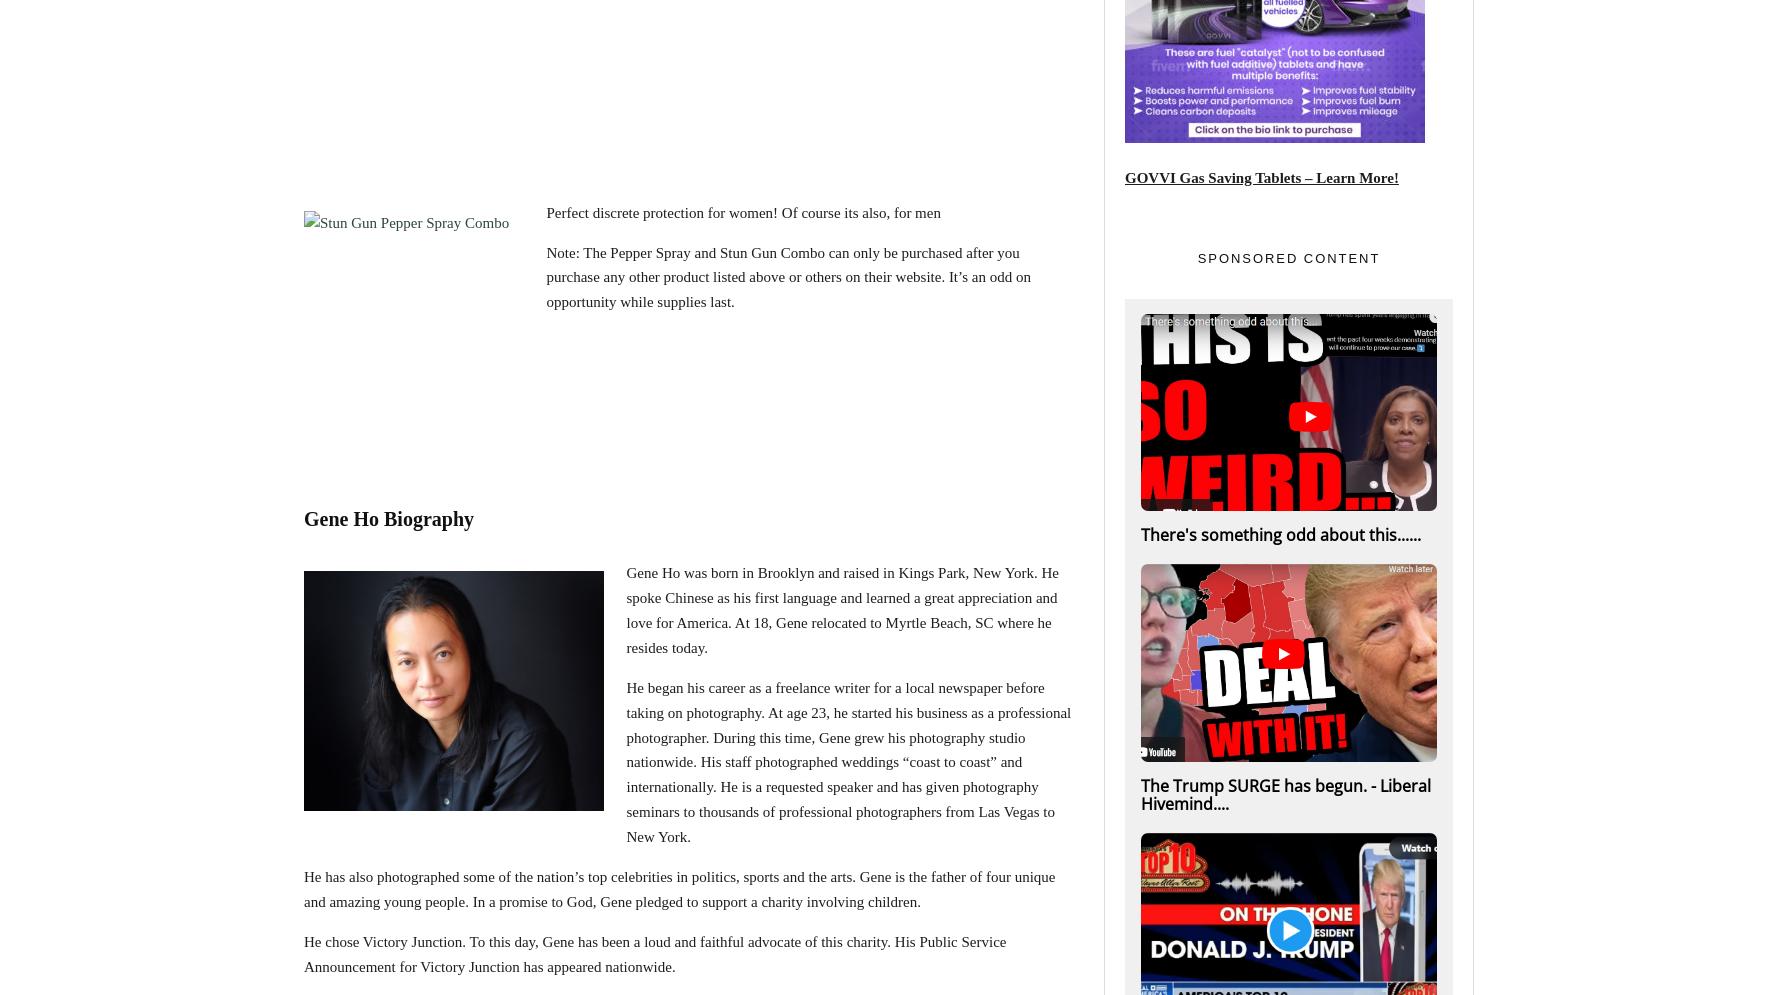 The height and width of the screenshot is (995, 1778). I want to click on 'He began his career as a freelance writer for a local newspaper before taking on photography. At age 23, he started his business as a professional photographer. During this time, Gene grew his photography studio nationwide. His staff photographed weddings “coast to coast” and internationally. He is a requested speaker and has given photography seminars to thousands of professional photographers from Las Vegas to New York.', so click(847, 760).